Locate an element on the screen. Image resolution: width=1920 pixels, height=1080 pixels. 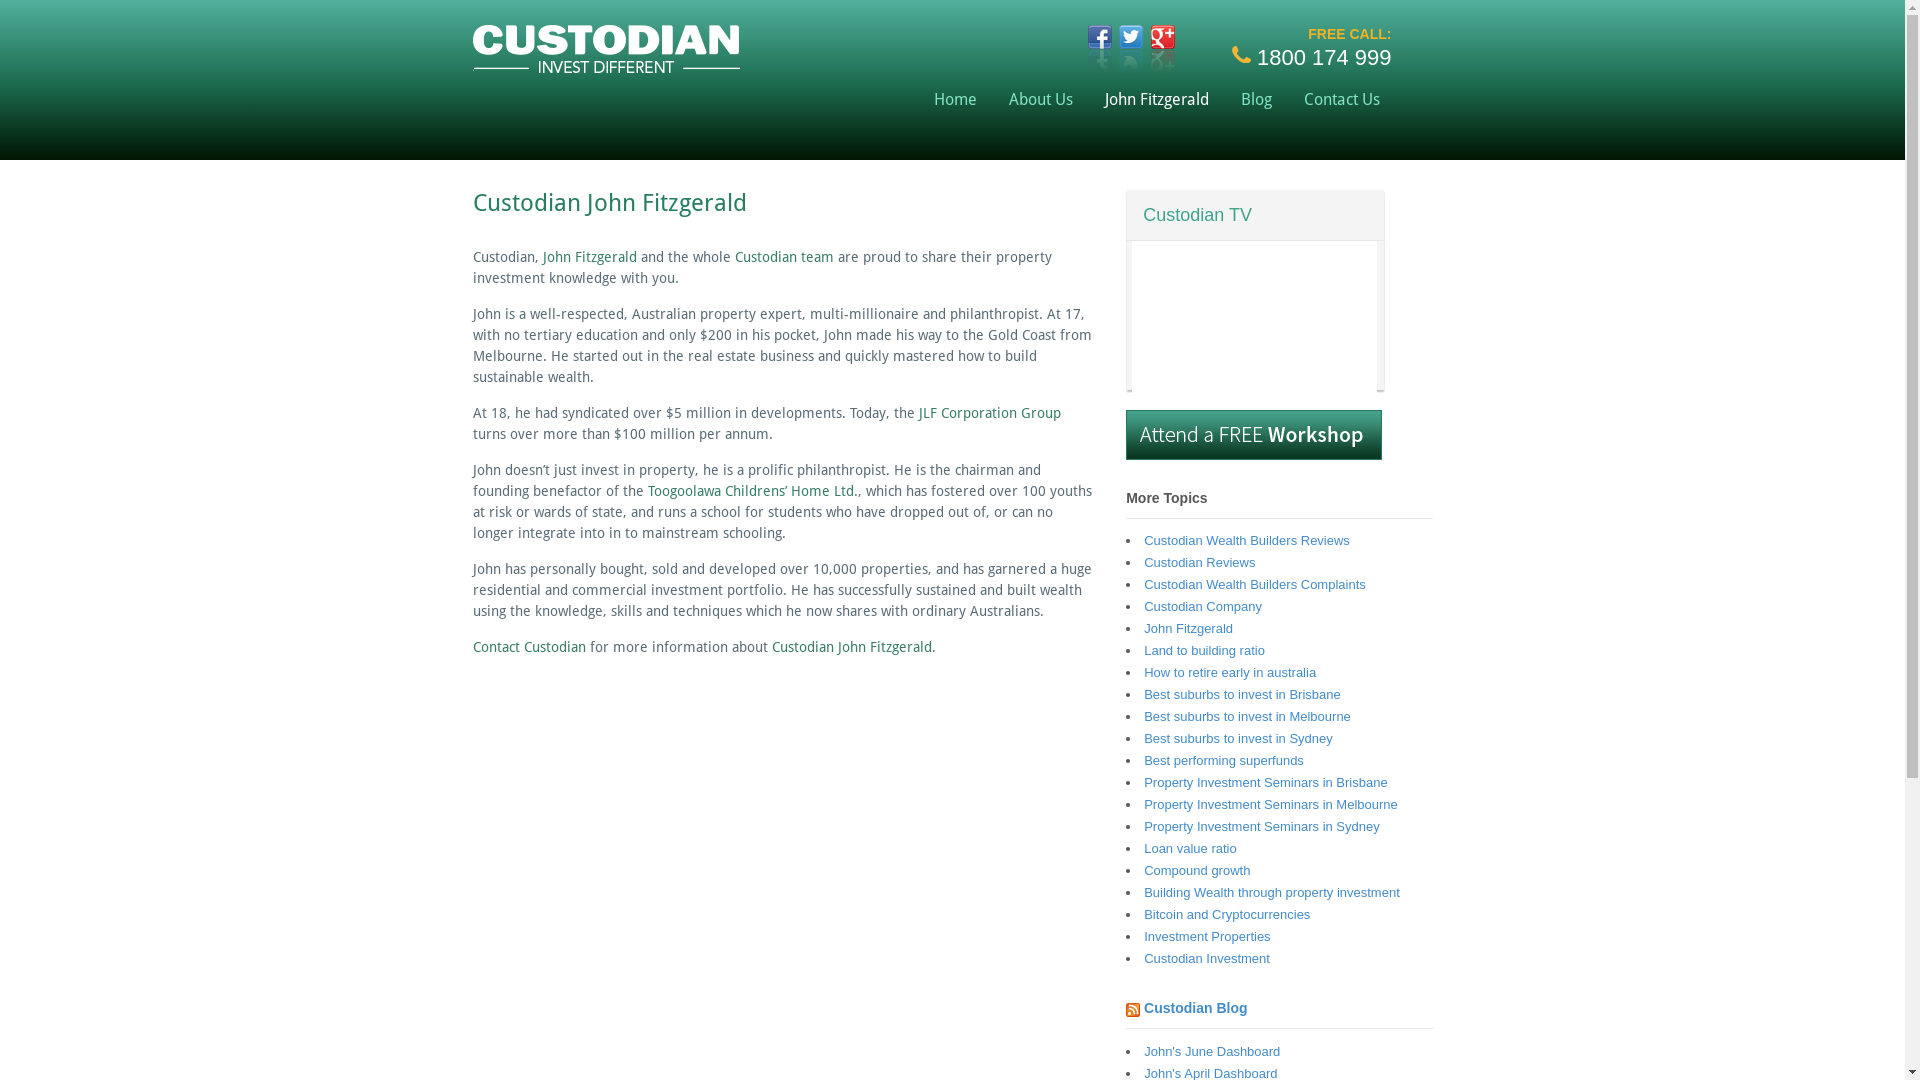
'How to retire early in australia' is located at coordinates (1228, 672).